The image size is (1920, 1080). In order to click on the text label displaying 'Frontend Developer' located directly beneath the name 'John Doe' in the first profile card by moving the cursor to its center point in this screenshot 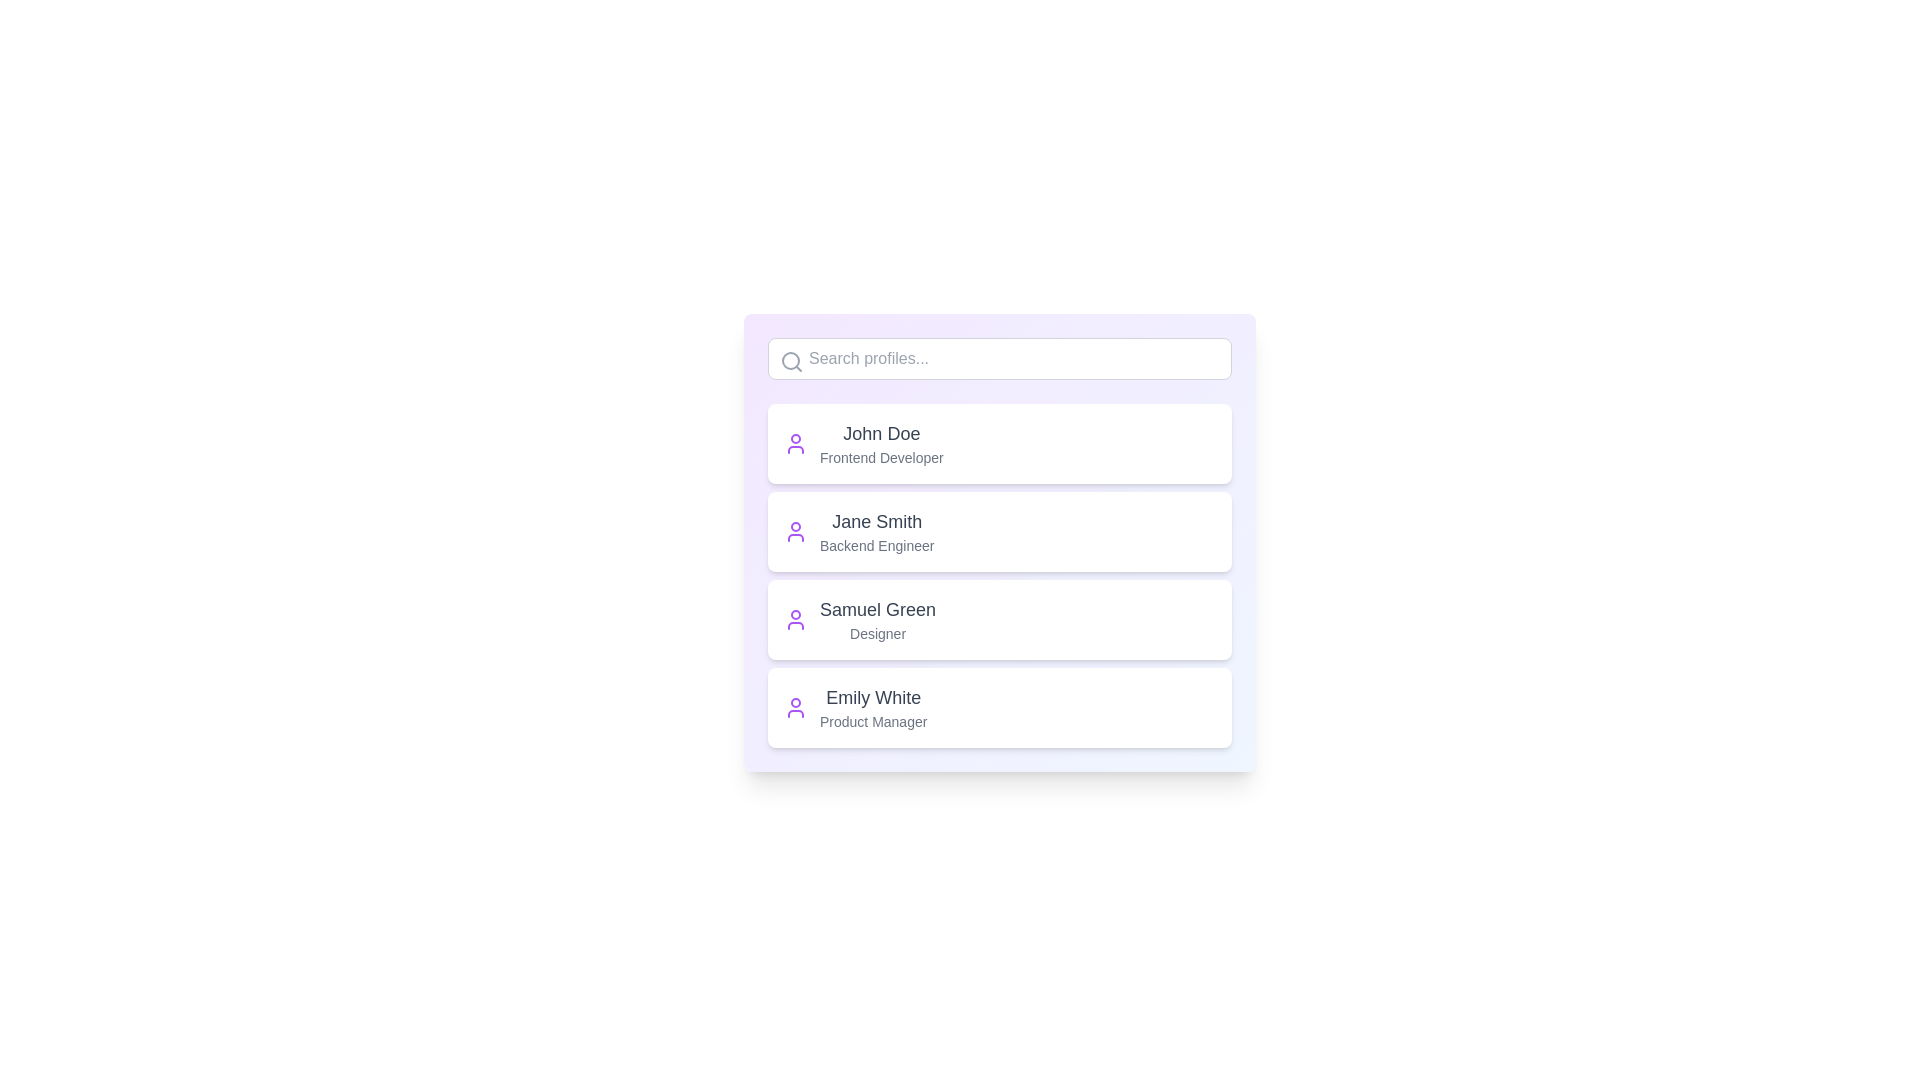, I will do `click(880, 458)`.